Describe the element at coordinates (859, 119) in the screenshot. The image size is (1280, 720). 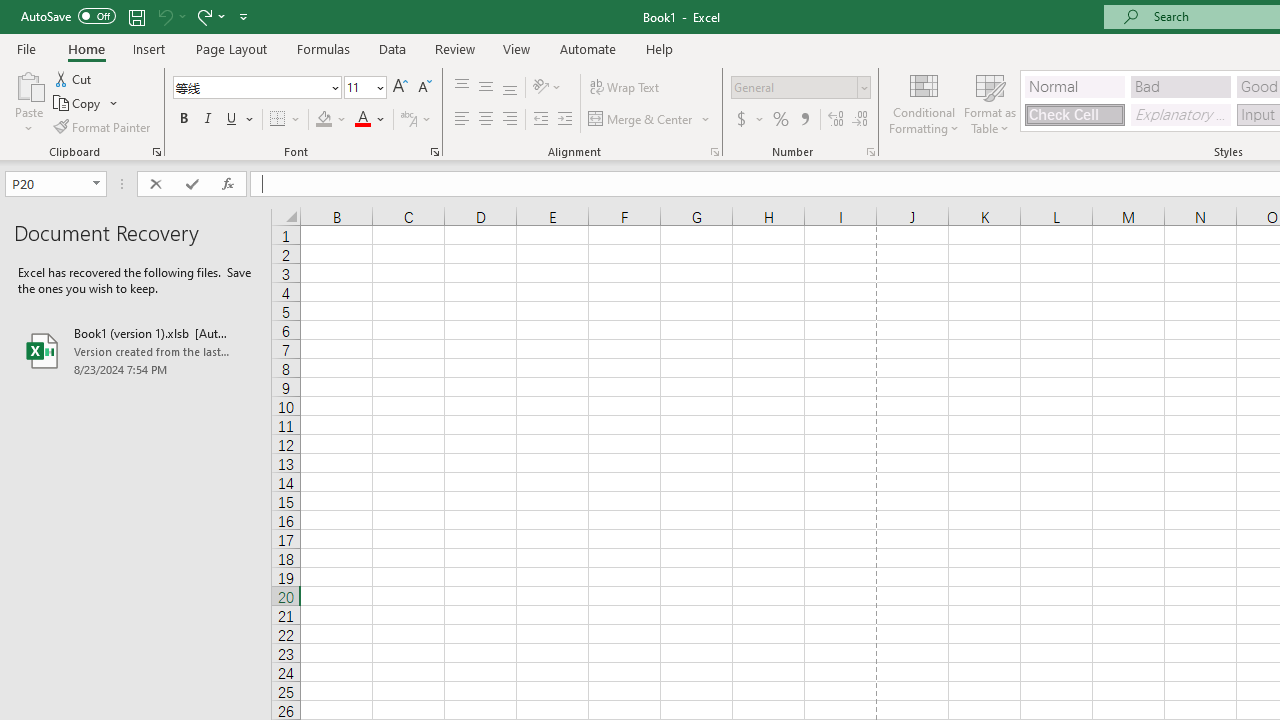
I see `'Decrease Decimal'` at that location.